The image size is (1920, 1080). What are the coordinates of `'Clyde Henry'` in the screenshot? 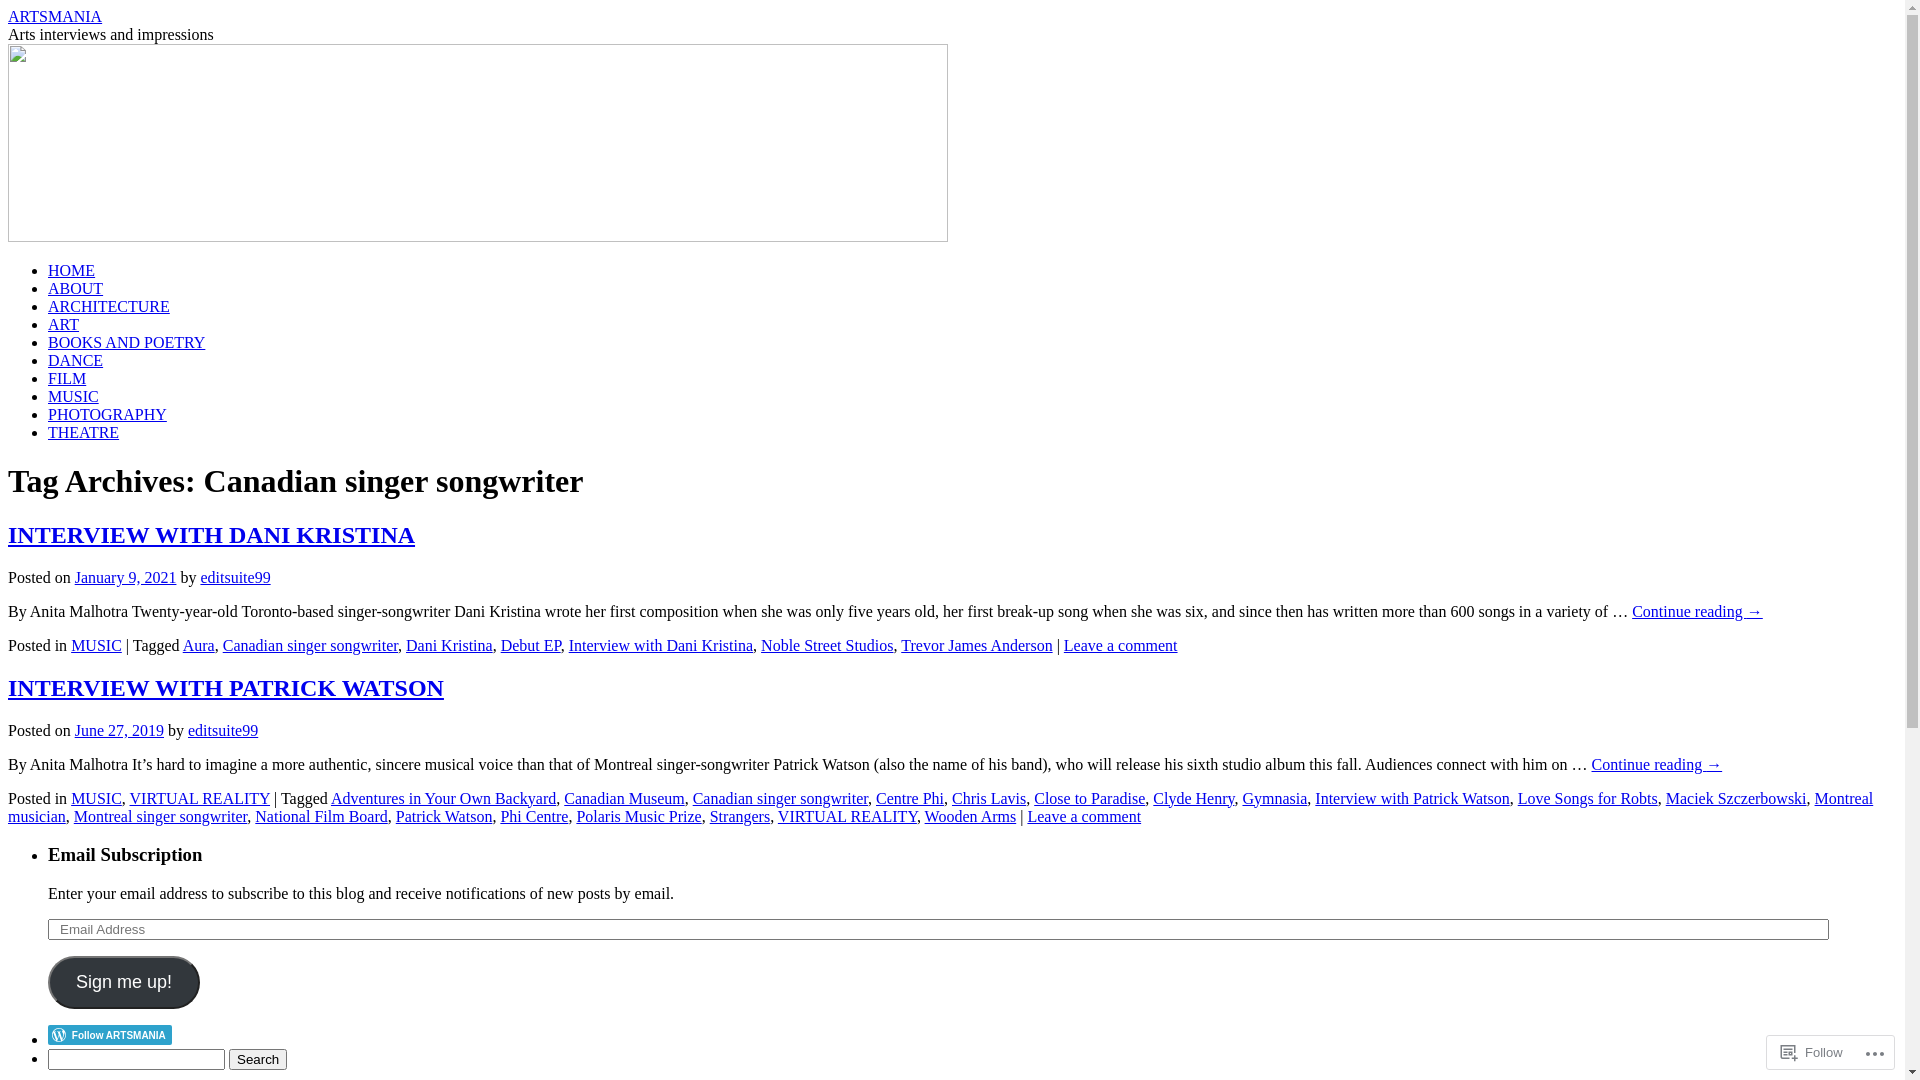 It's located at (1193, 797).